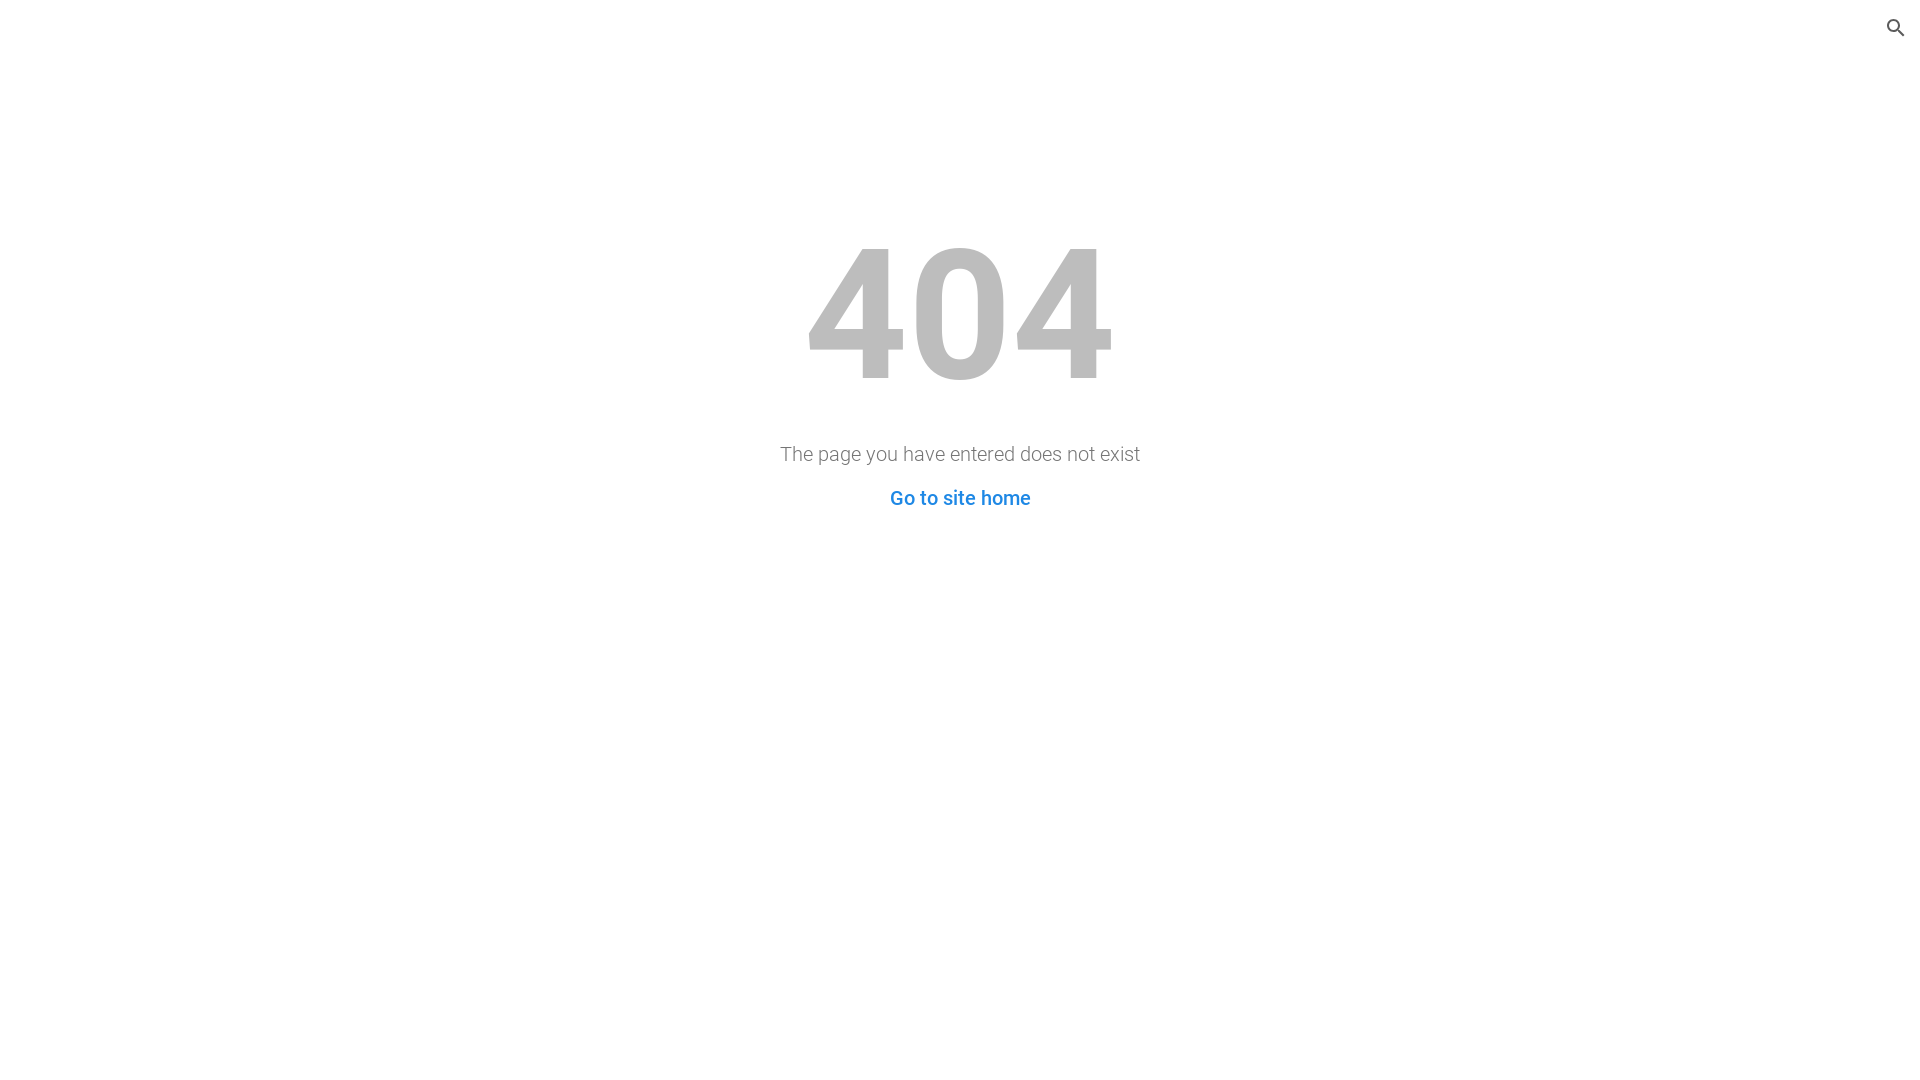  I want to click on 'Go to site home', so click(960, 496).